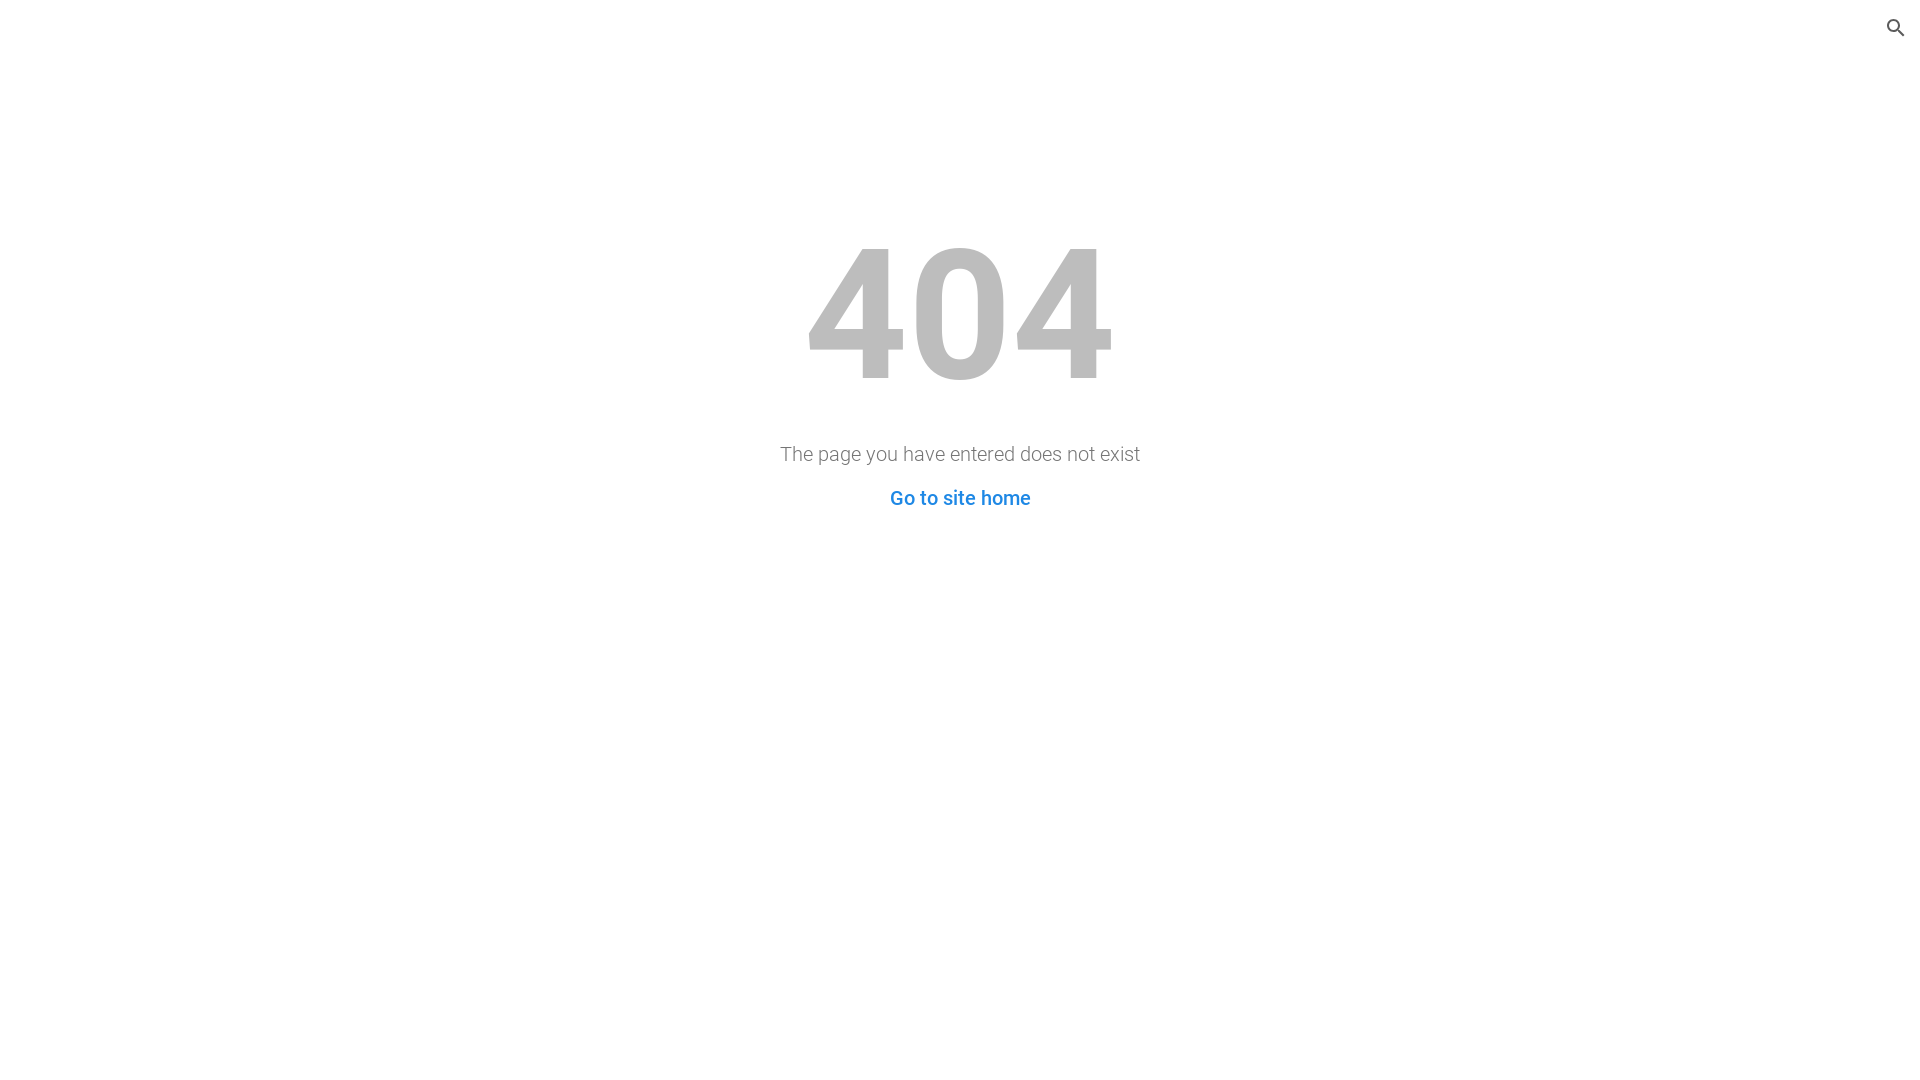  I want to click on 'Go to site home', so click(960, 496).